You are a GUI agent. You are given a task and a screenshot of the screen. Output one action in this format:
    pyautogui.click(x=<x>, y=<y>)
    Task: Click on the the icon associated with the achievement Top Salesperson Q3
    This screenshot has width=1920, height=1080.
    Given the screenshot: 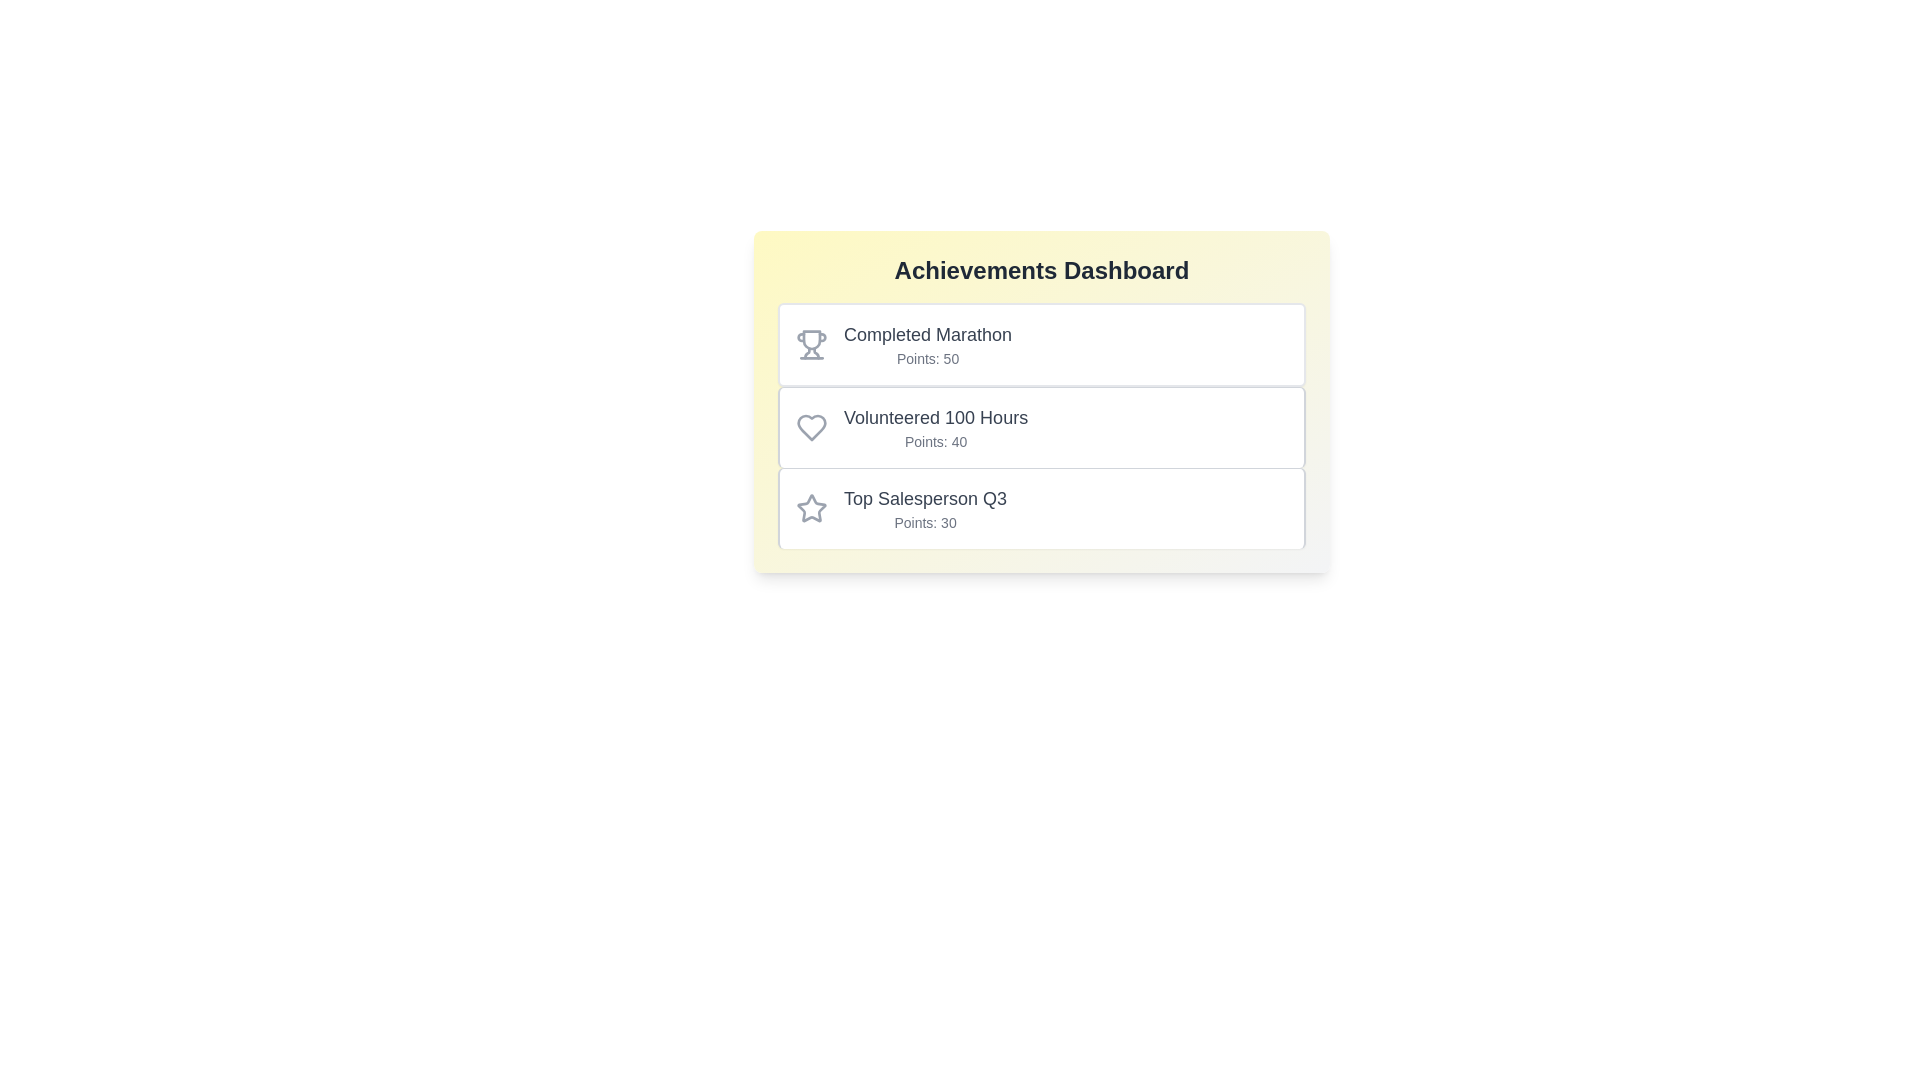 What is the action you would take?
    pyautogui.click(x=811, y=508)
    